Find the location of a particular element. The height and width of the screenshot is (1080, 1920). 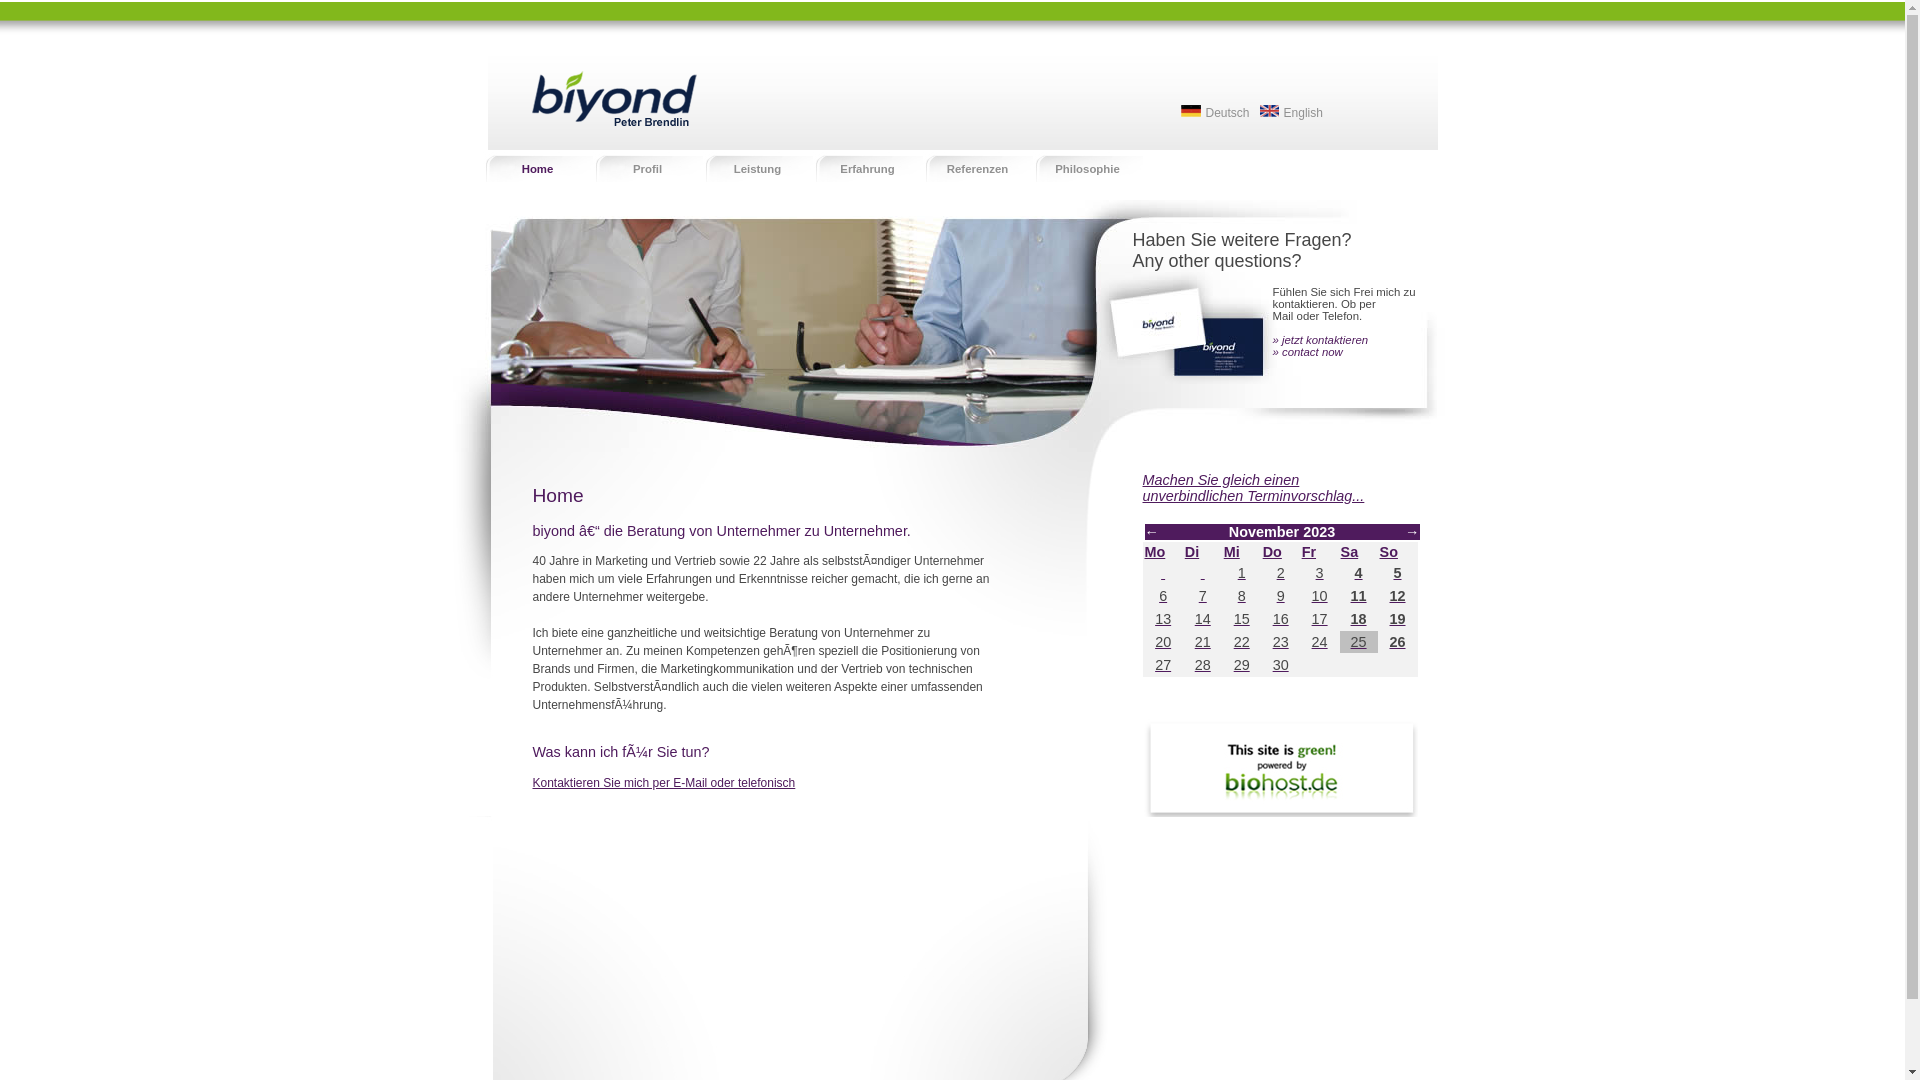

'22' is located at coordinates (1241, 641).